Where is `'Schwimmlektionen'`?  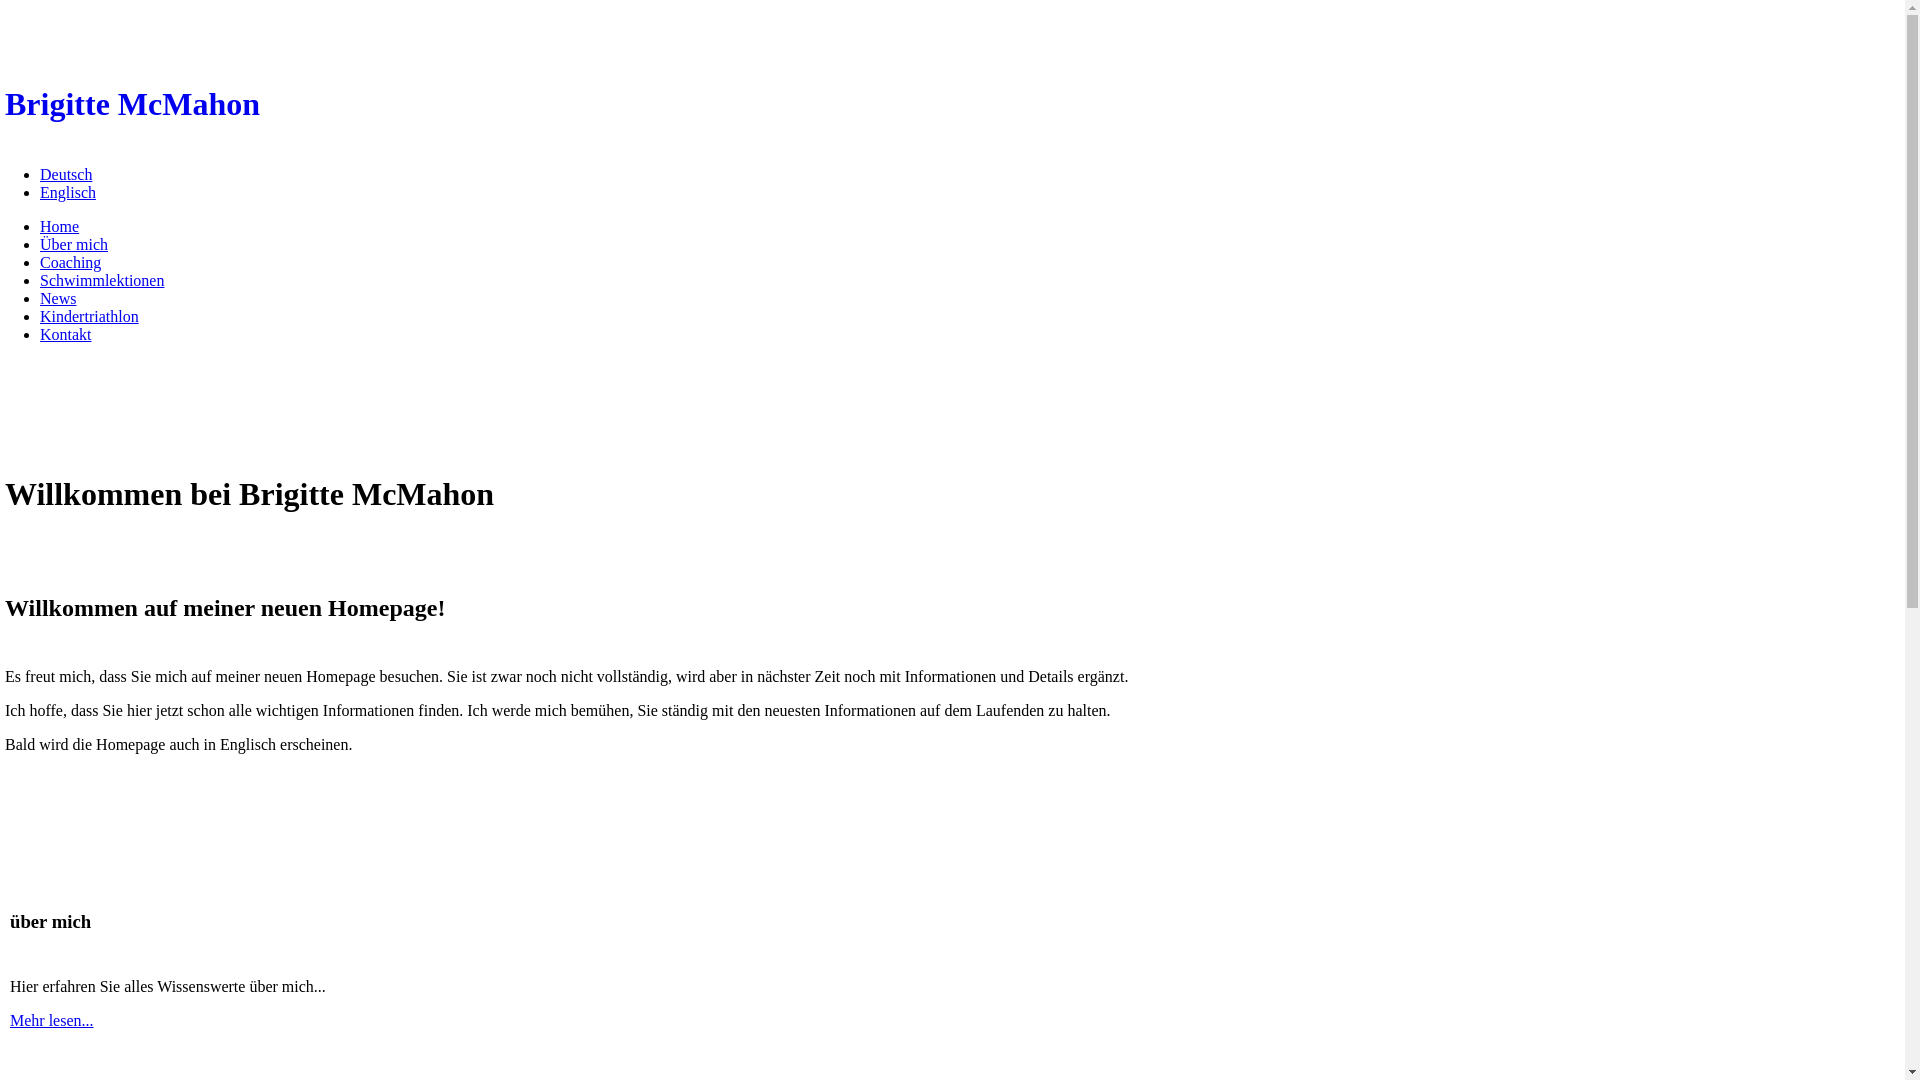 'Schwimmlektionen' is located at coordinates (100, 280).